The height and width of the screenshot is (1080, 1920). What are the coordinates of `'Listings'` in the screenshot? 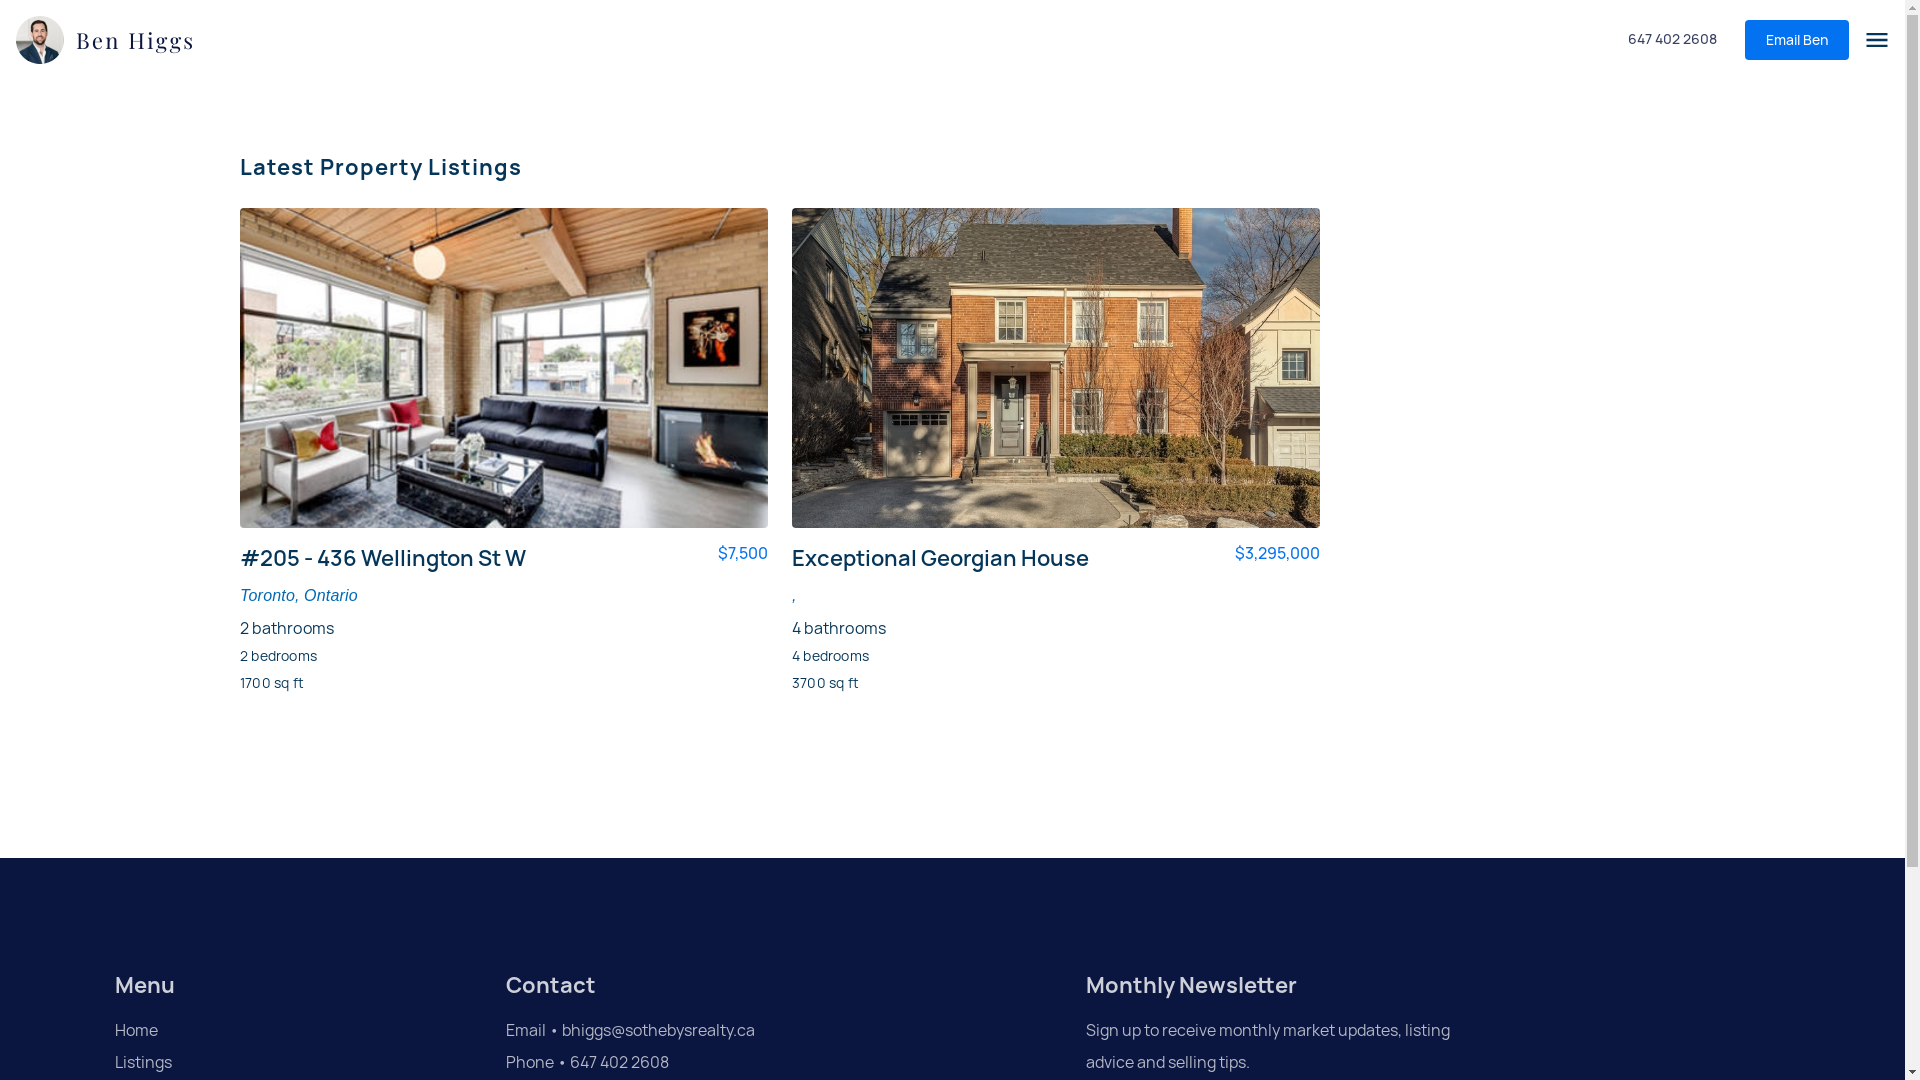 It's located at (242, 1062).